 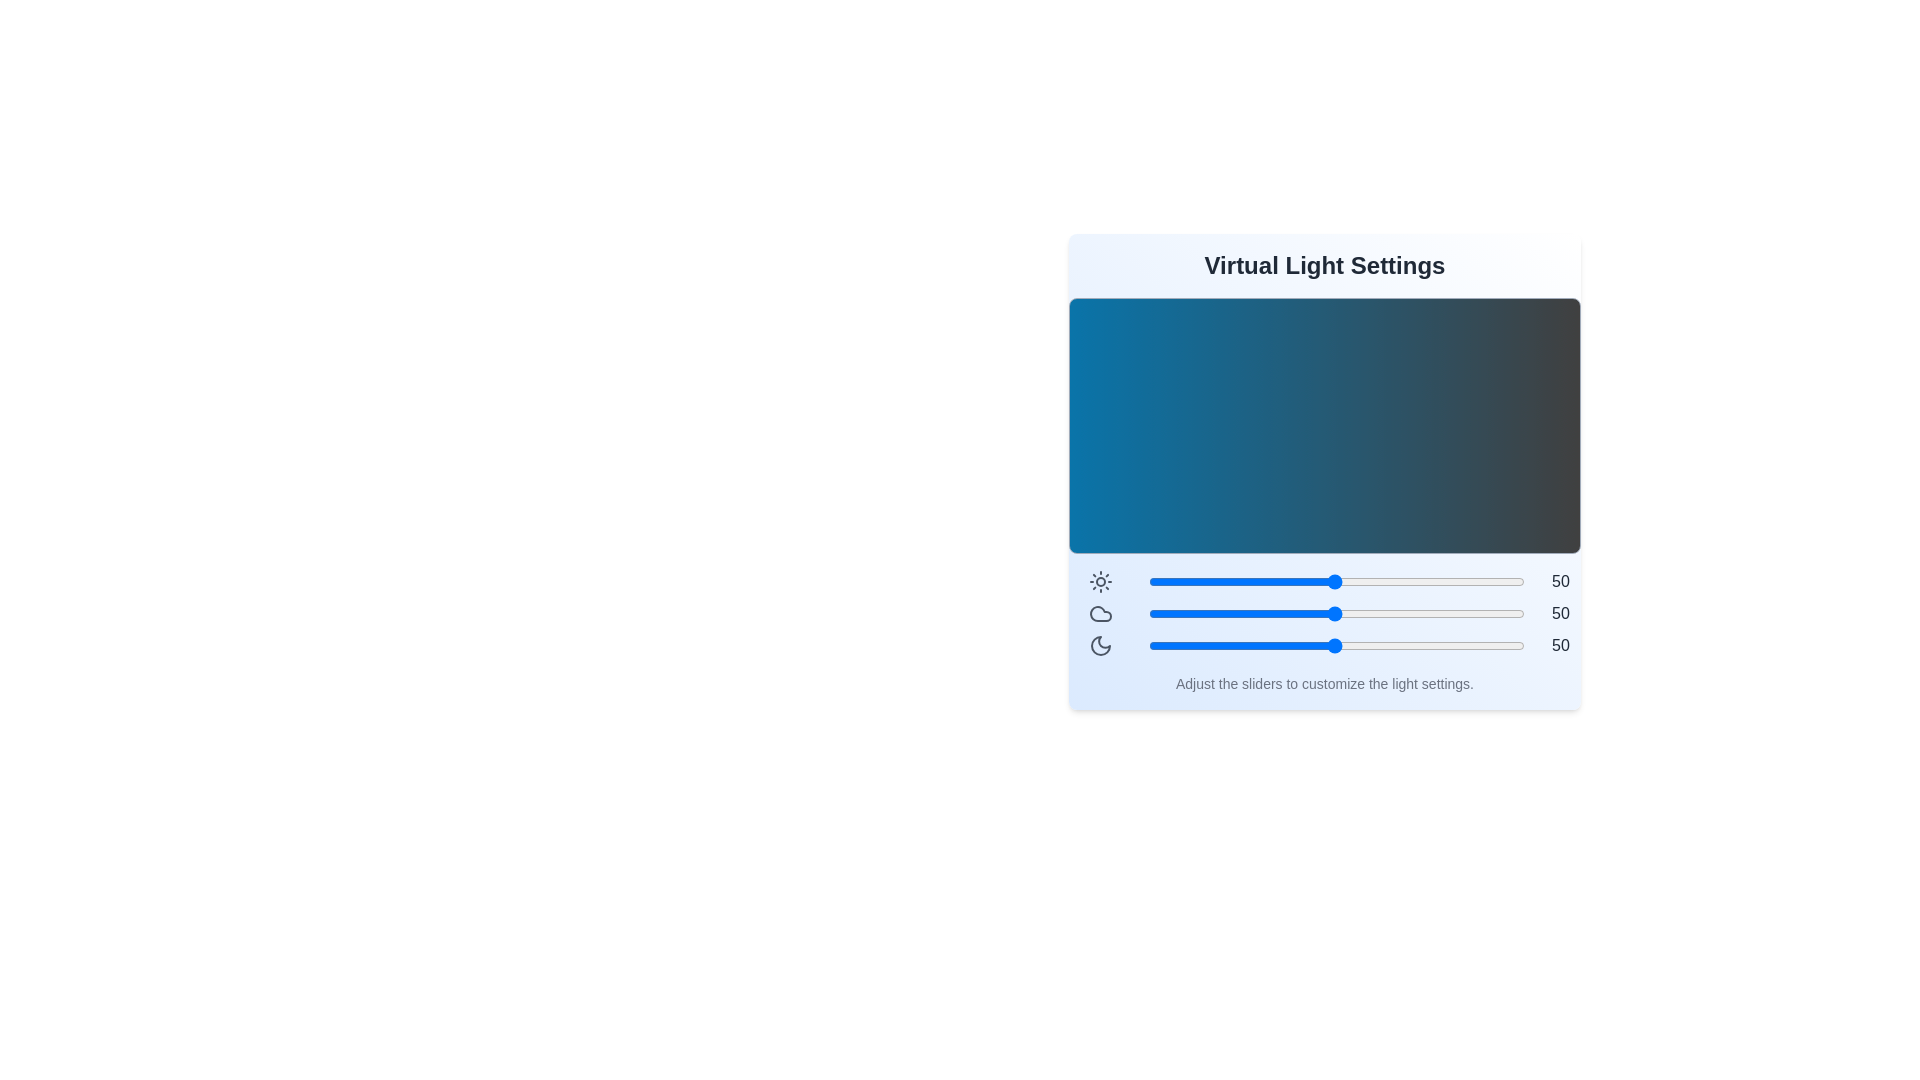 What do you see at coordinates (1468, 582) in the screenshot?
I see `the brightness slider to 85 level` at bounding box center [1468, 582].